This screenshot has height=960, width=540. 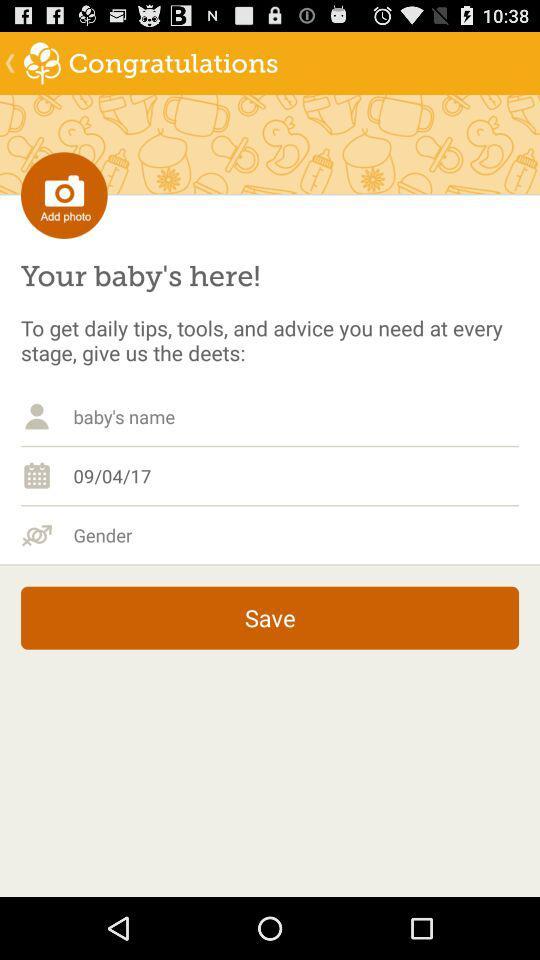 What do you see at coordinates (295, 415) in the screenshot?
I see `baby 's name` at bounding box center [295, 415].